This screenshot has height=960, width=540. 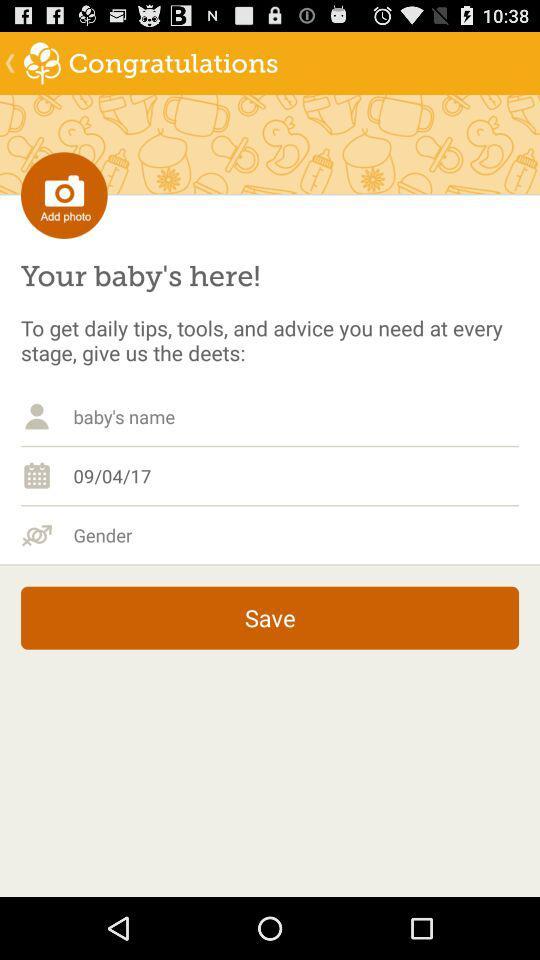 What do you see at coordinates (295, 415) in the screenshot?
I see `baby 's name` at bounding box center [295, 415].